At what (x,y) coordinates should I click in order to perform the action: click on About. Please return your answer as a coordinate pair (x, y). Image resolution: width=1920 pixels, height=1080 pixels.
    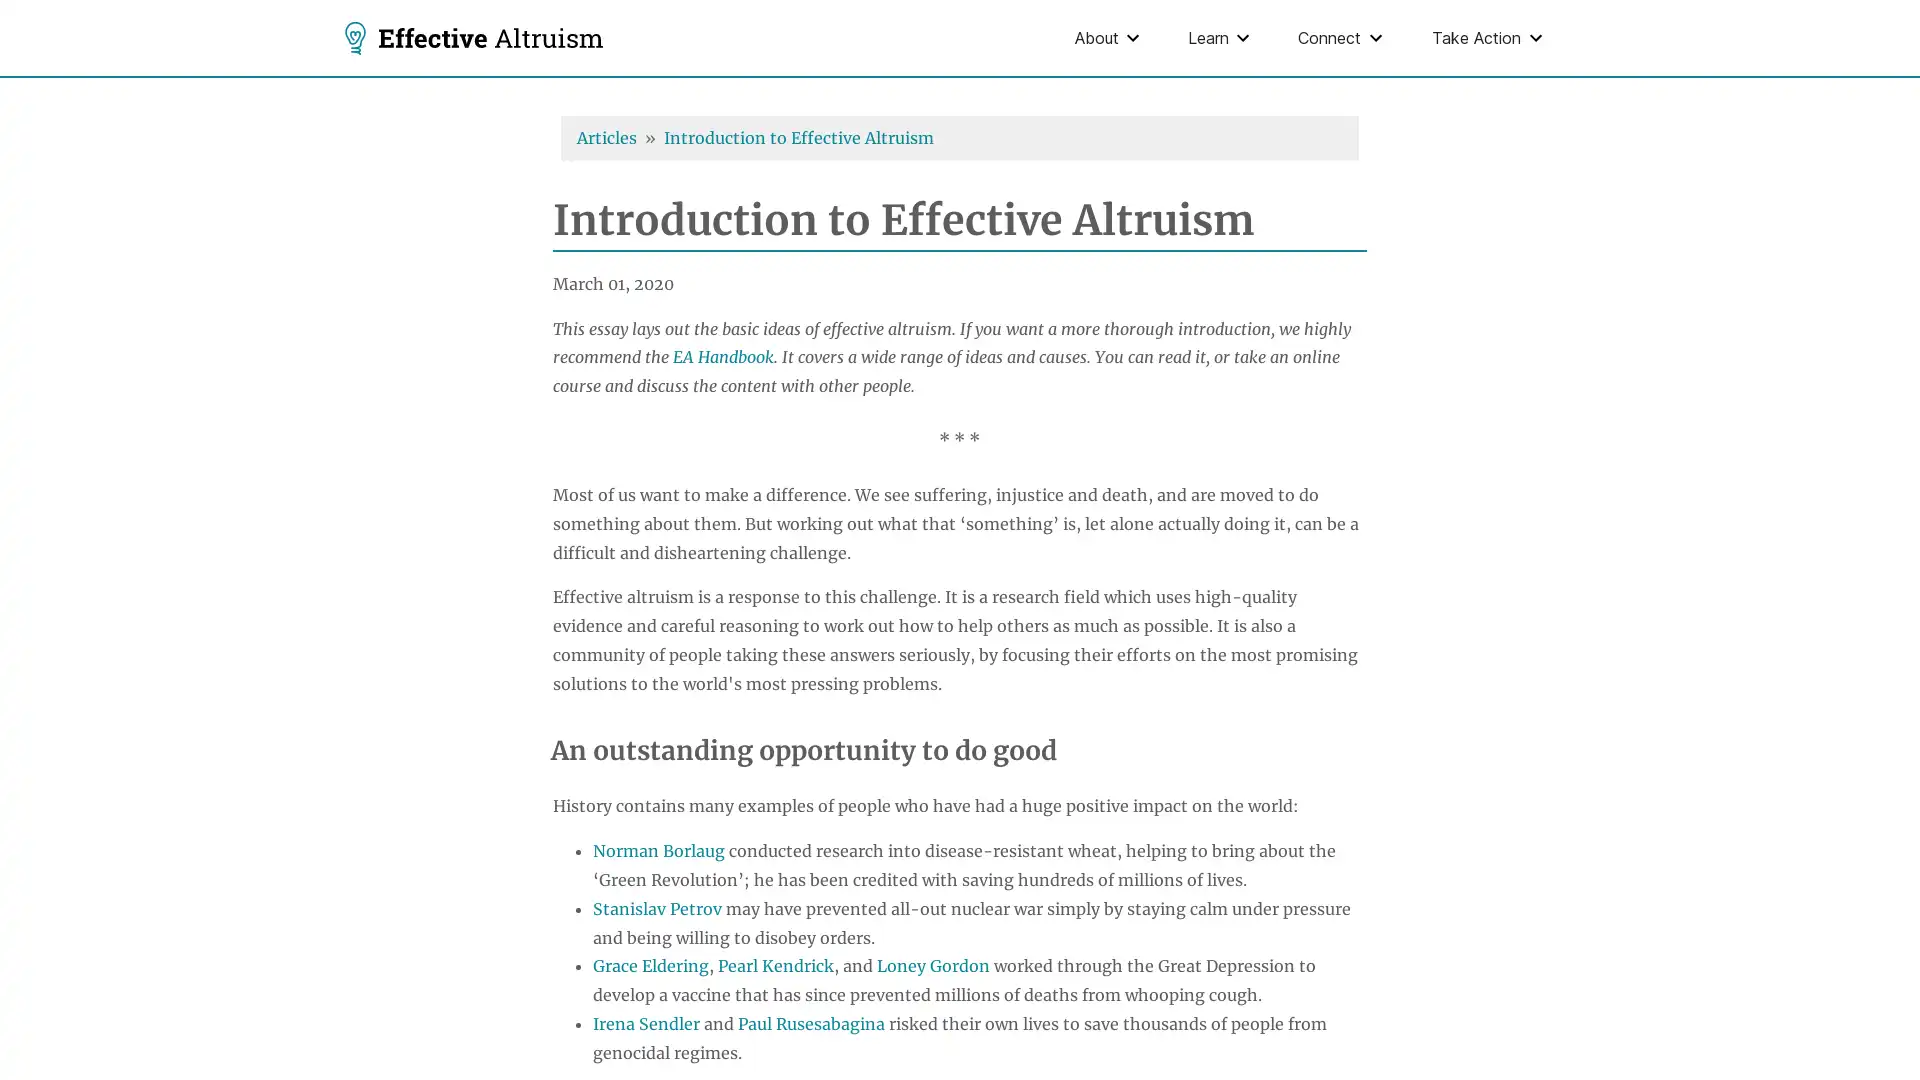
    Looking at the image, I should click on (1107, 38).